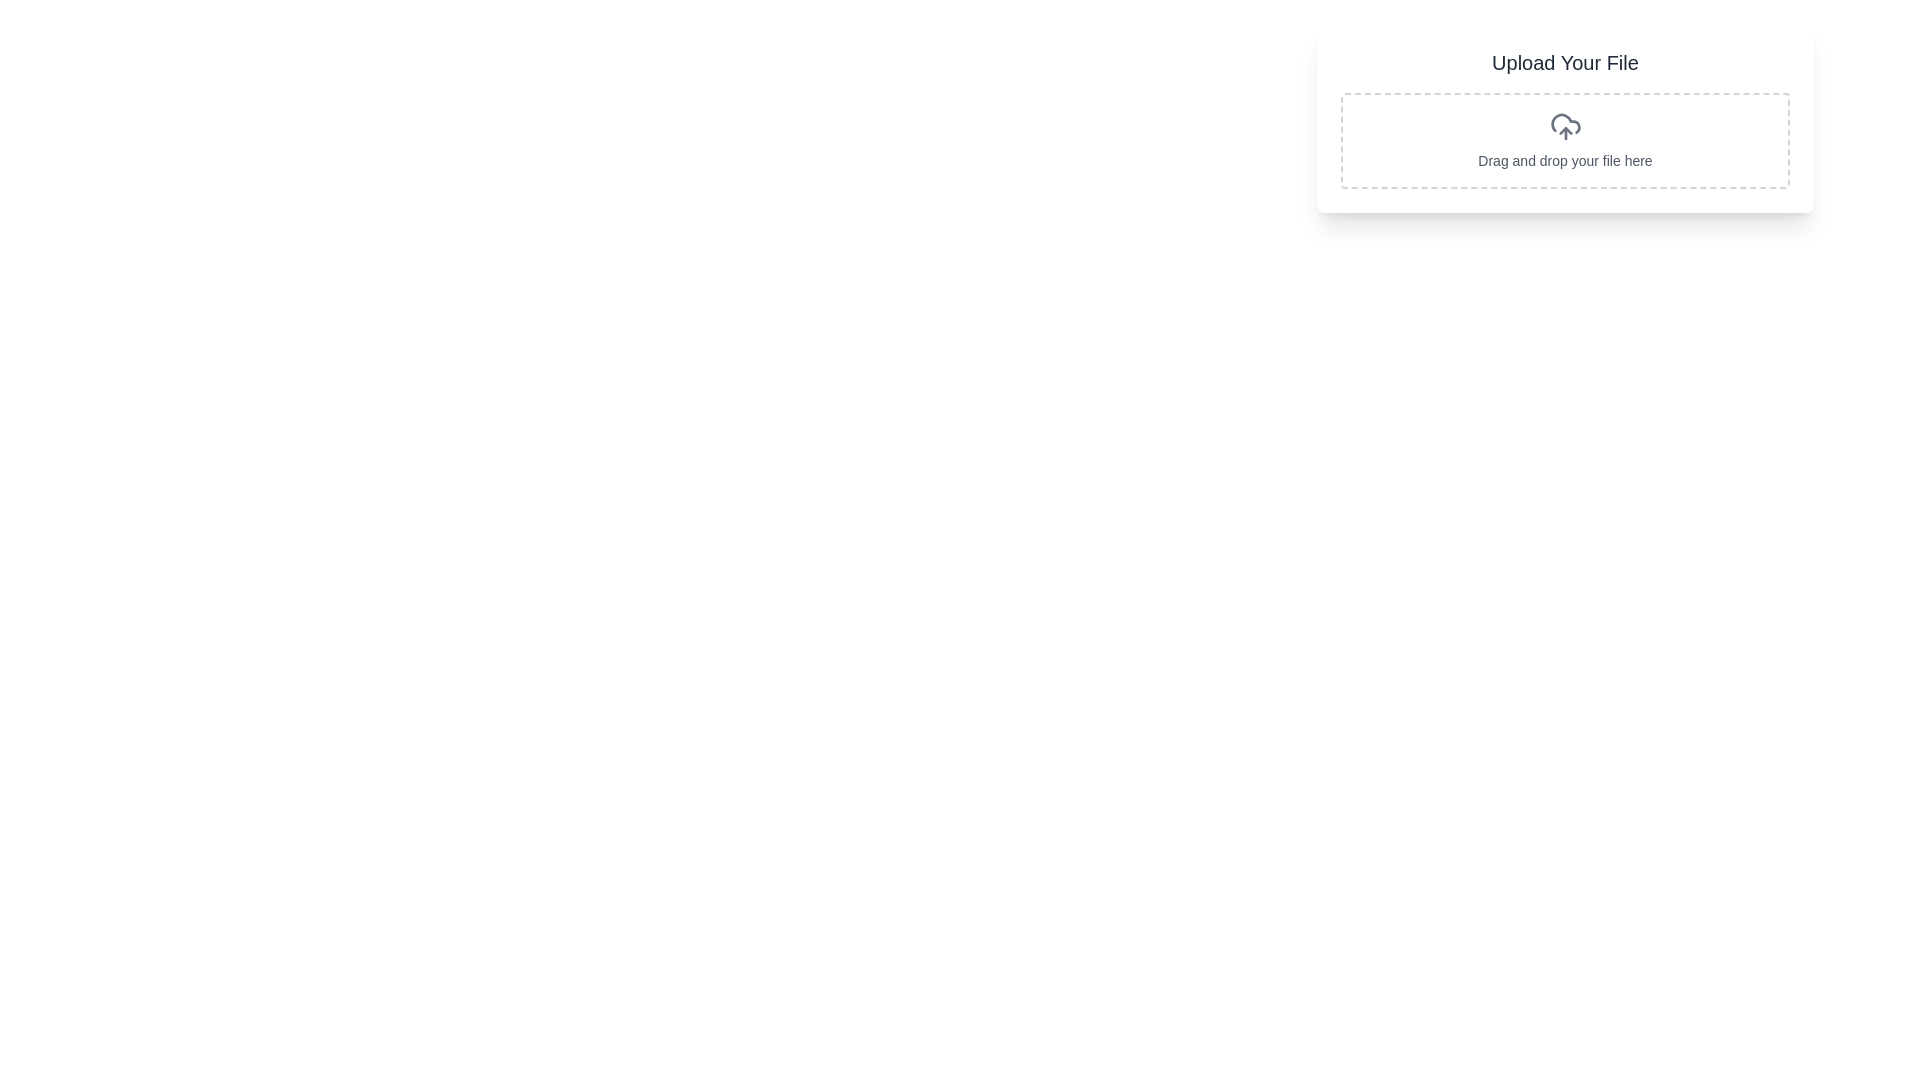  Describe the element at coordinates (1564, 160) in the screenshot. I see `the instructional text label that guides users to drag and drop files into the upload area, located at the bottom of the upload section below the upload icon` at that location.